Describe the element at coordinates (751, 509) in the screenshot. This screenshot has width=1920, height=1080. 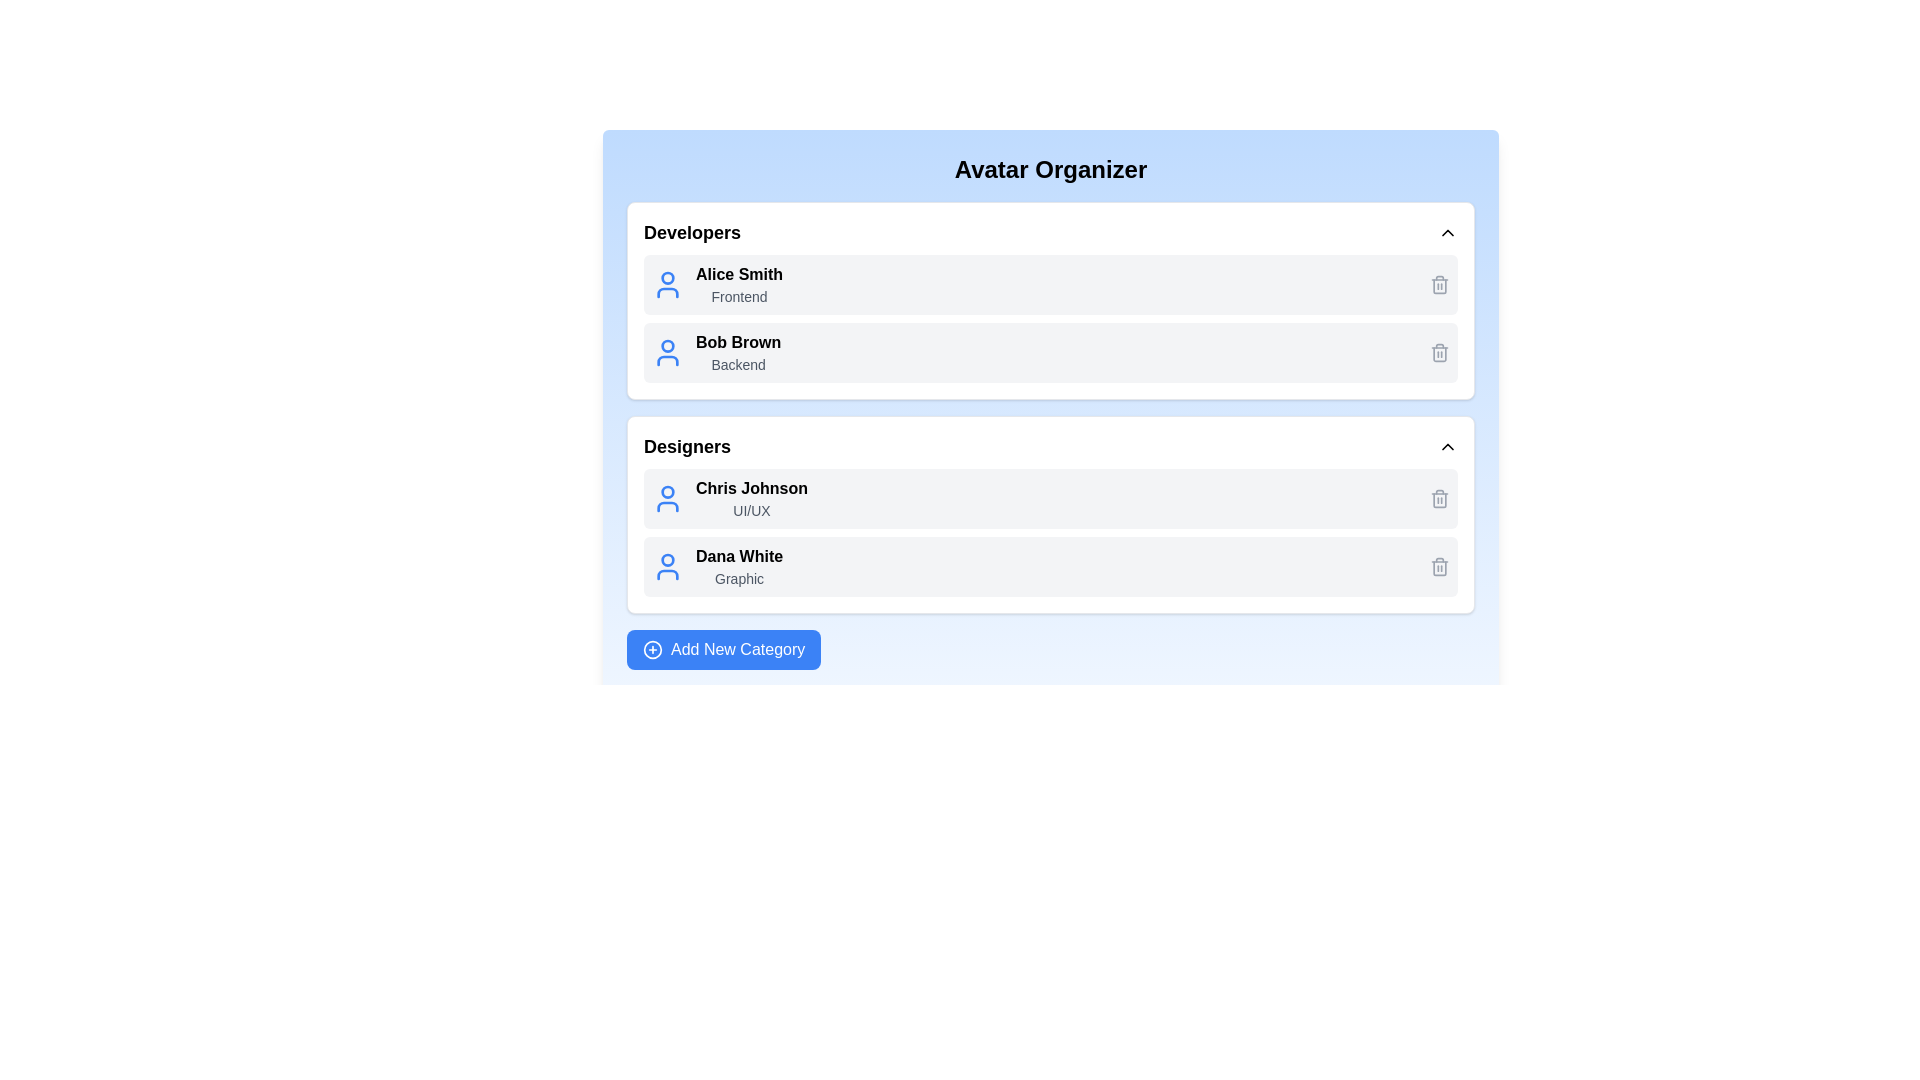
I see `the text label indicating 'UI/UX' for the individual named 'Chris Johnson' in the 'Designers' category` at that location.